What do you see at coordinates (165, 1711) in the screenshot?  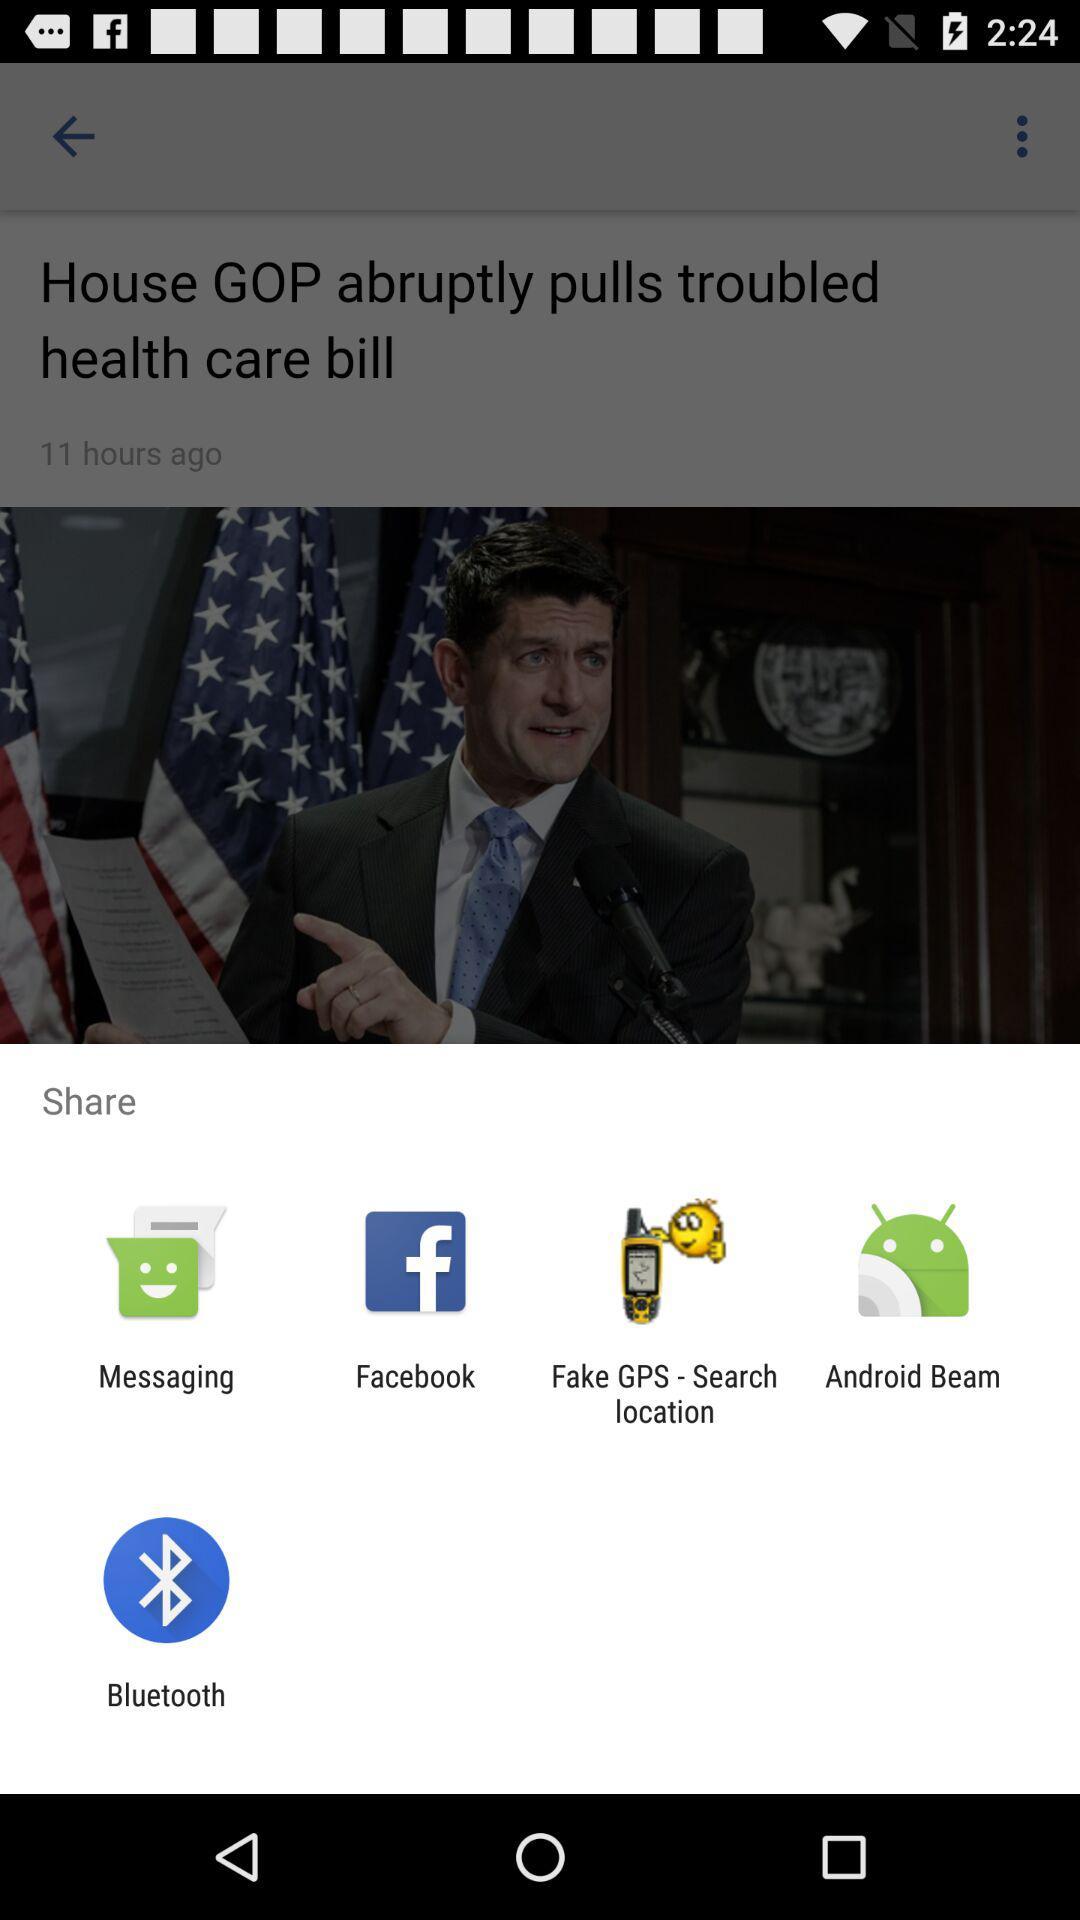 I see `the bluetooth icon` at bounding box center [165, 1711].